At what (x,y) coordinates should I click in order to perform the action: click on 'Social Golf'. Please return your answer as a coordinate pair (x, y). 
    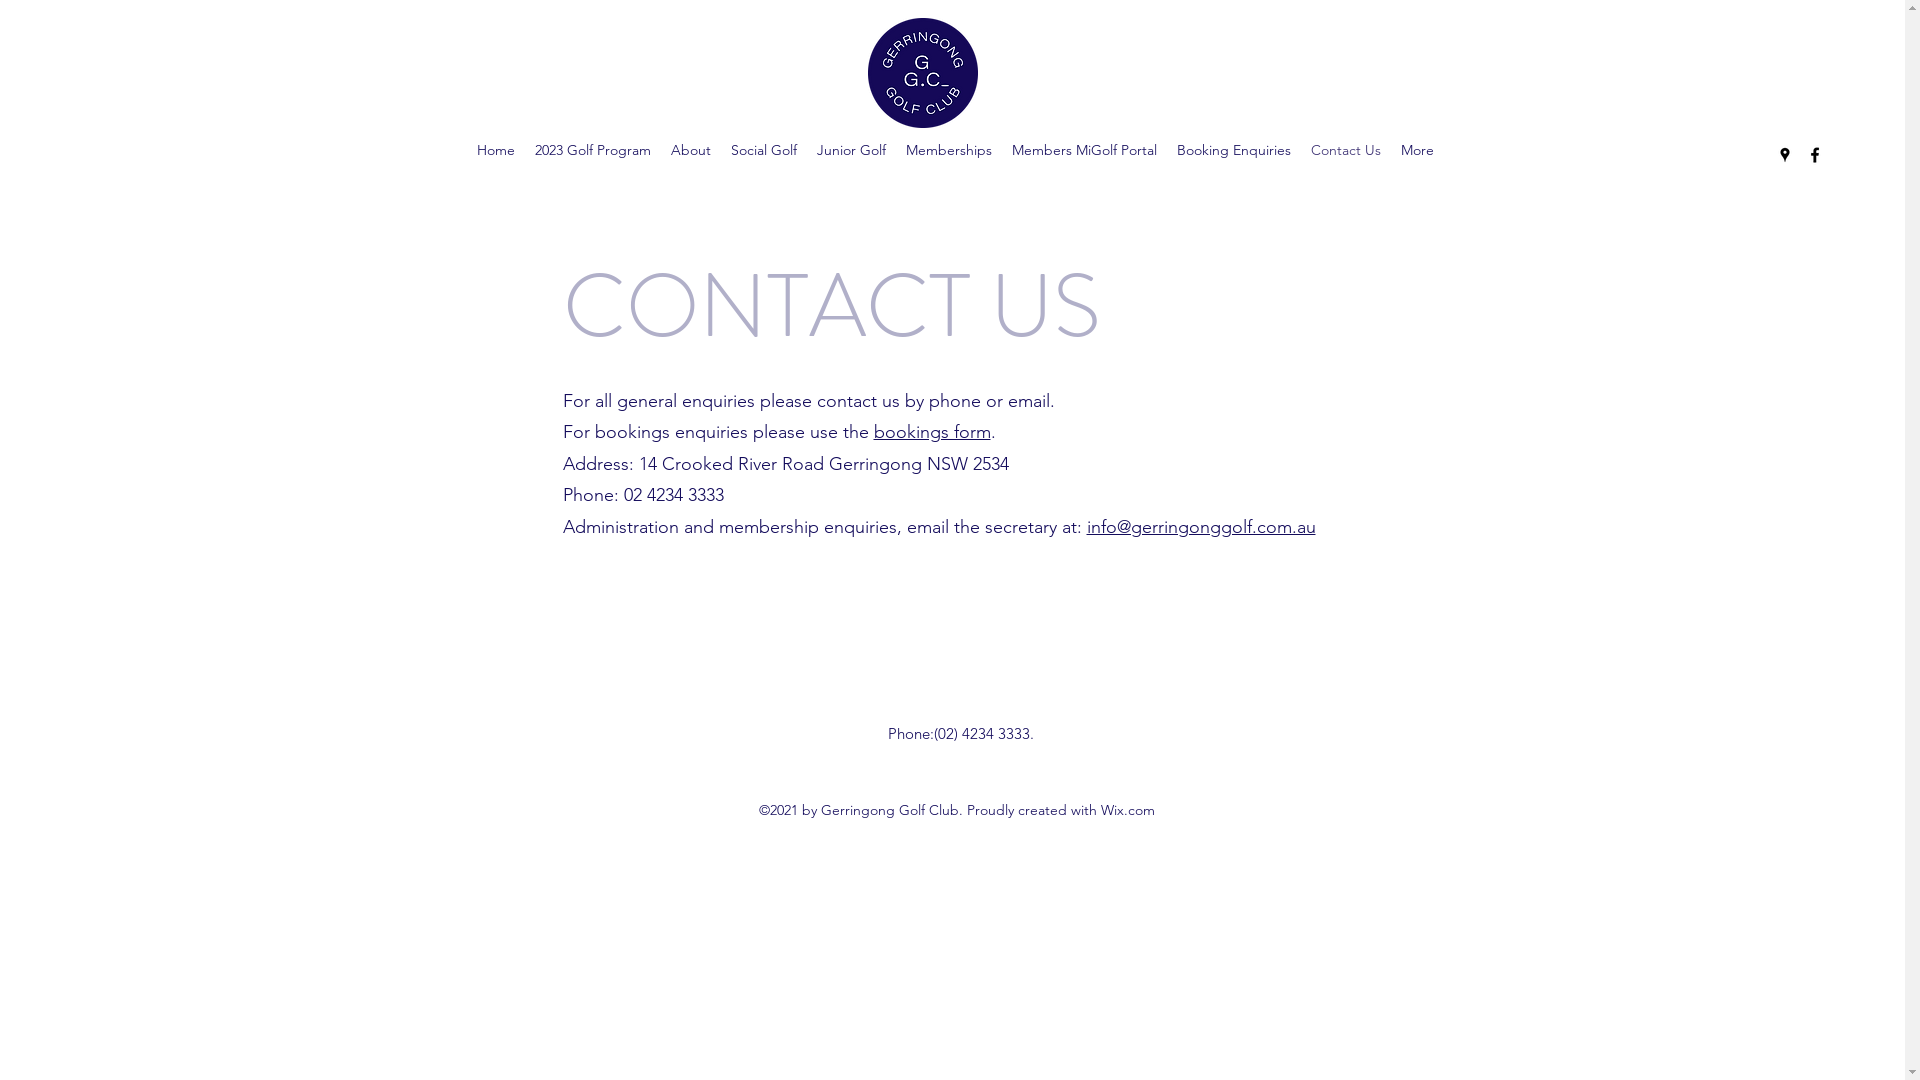
    Looking at the image, I should click on (762, 149).